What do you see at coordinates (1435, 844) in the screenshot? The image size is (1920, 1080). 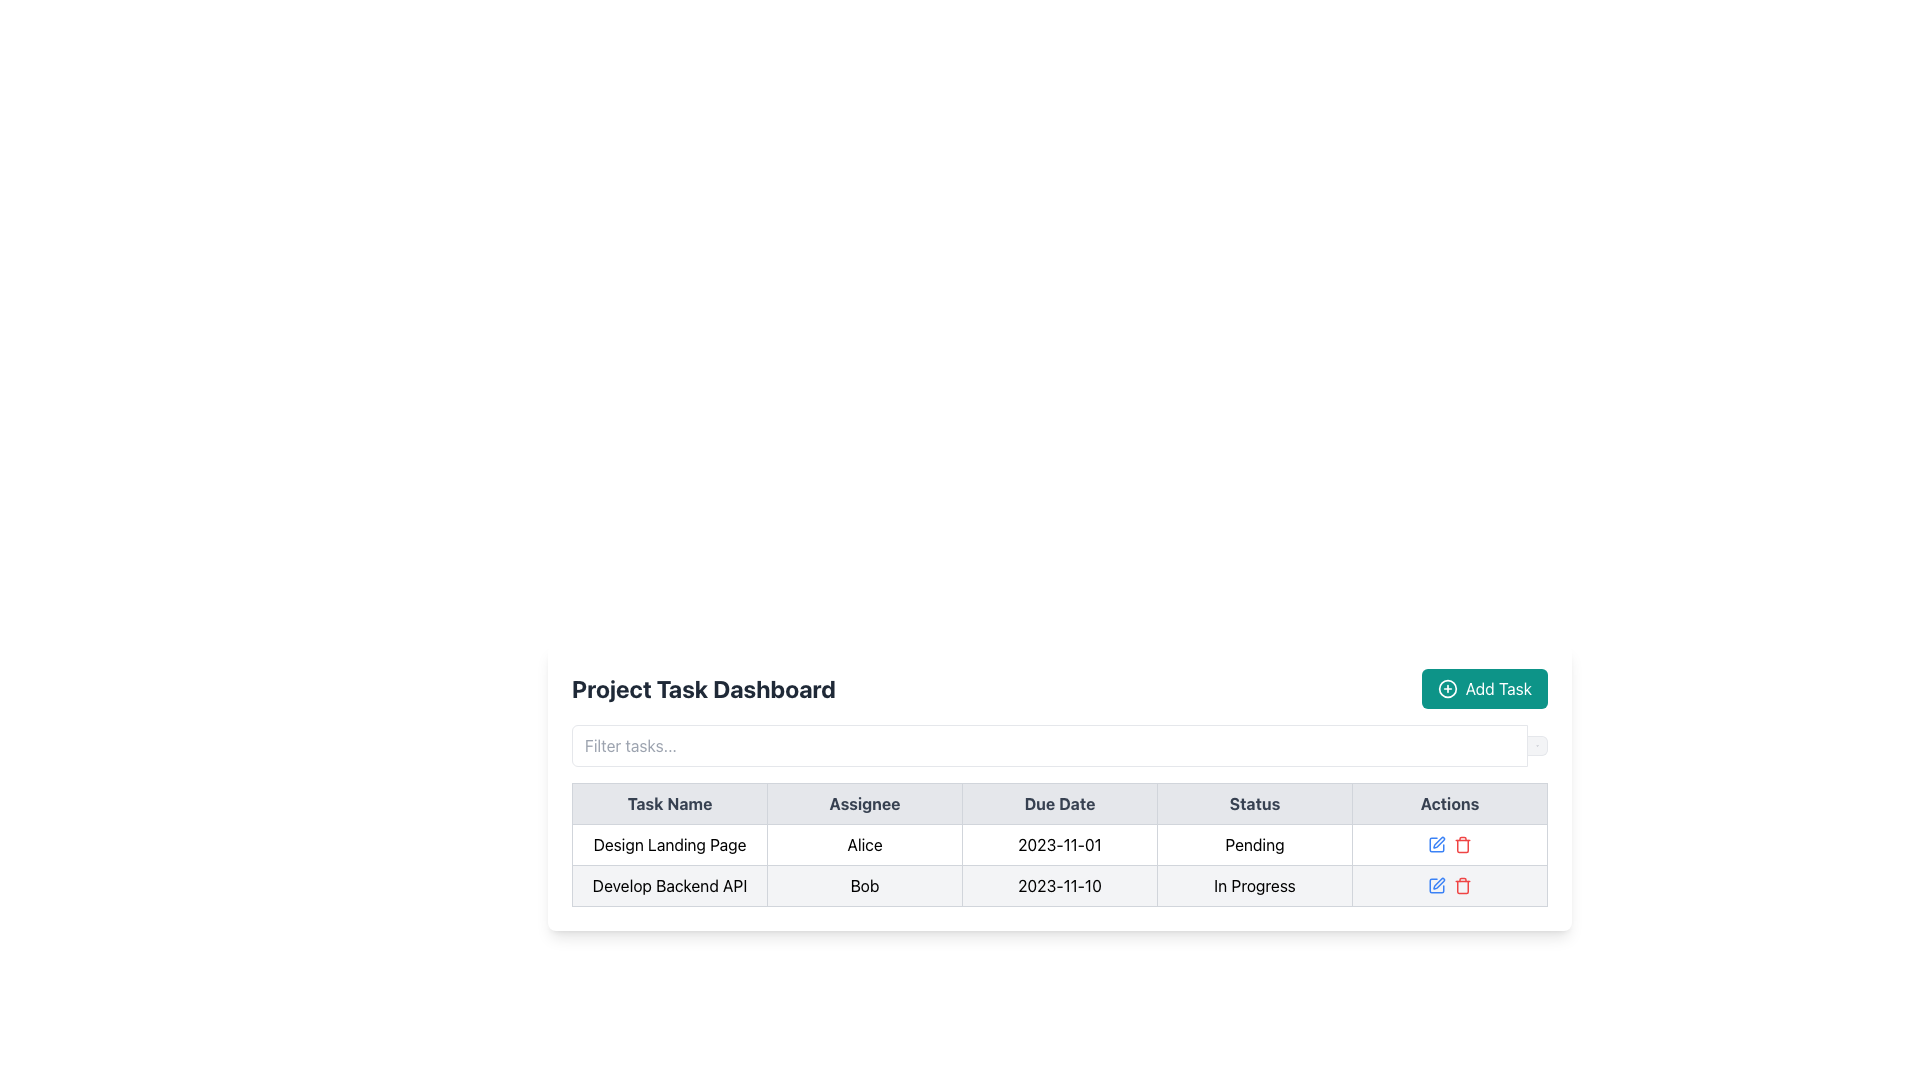 I see `the blue icon button located in the last column of the second row under the 'Actions' column` at bounding box center [1435, 844].